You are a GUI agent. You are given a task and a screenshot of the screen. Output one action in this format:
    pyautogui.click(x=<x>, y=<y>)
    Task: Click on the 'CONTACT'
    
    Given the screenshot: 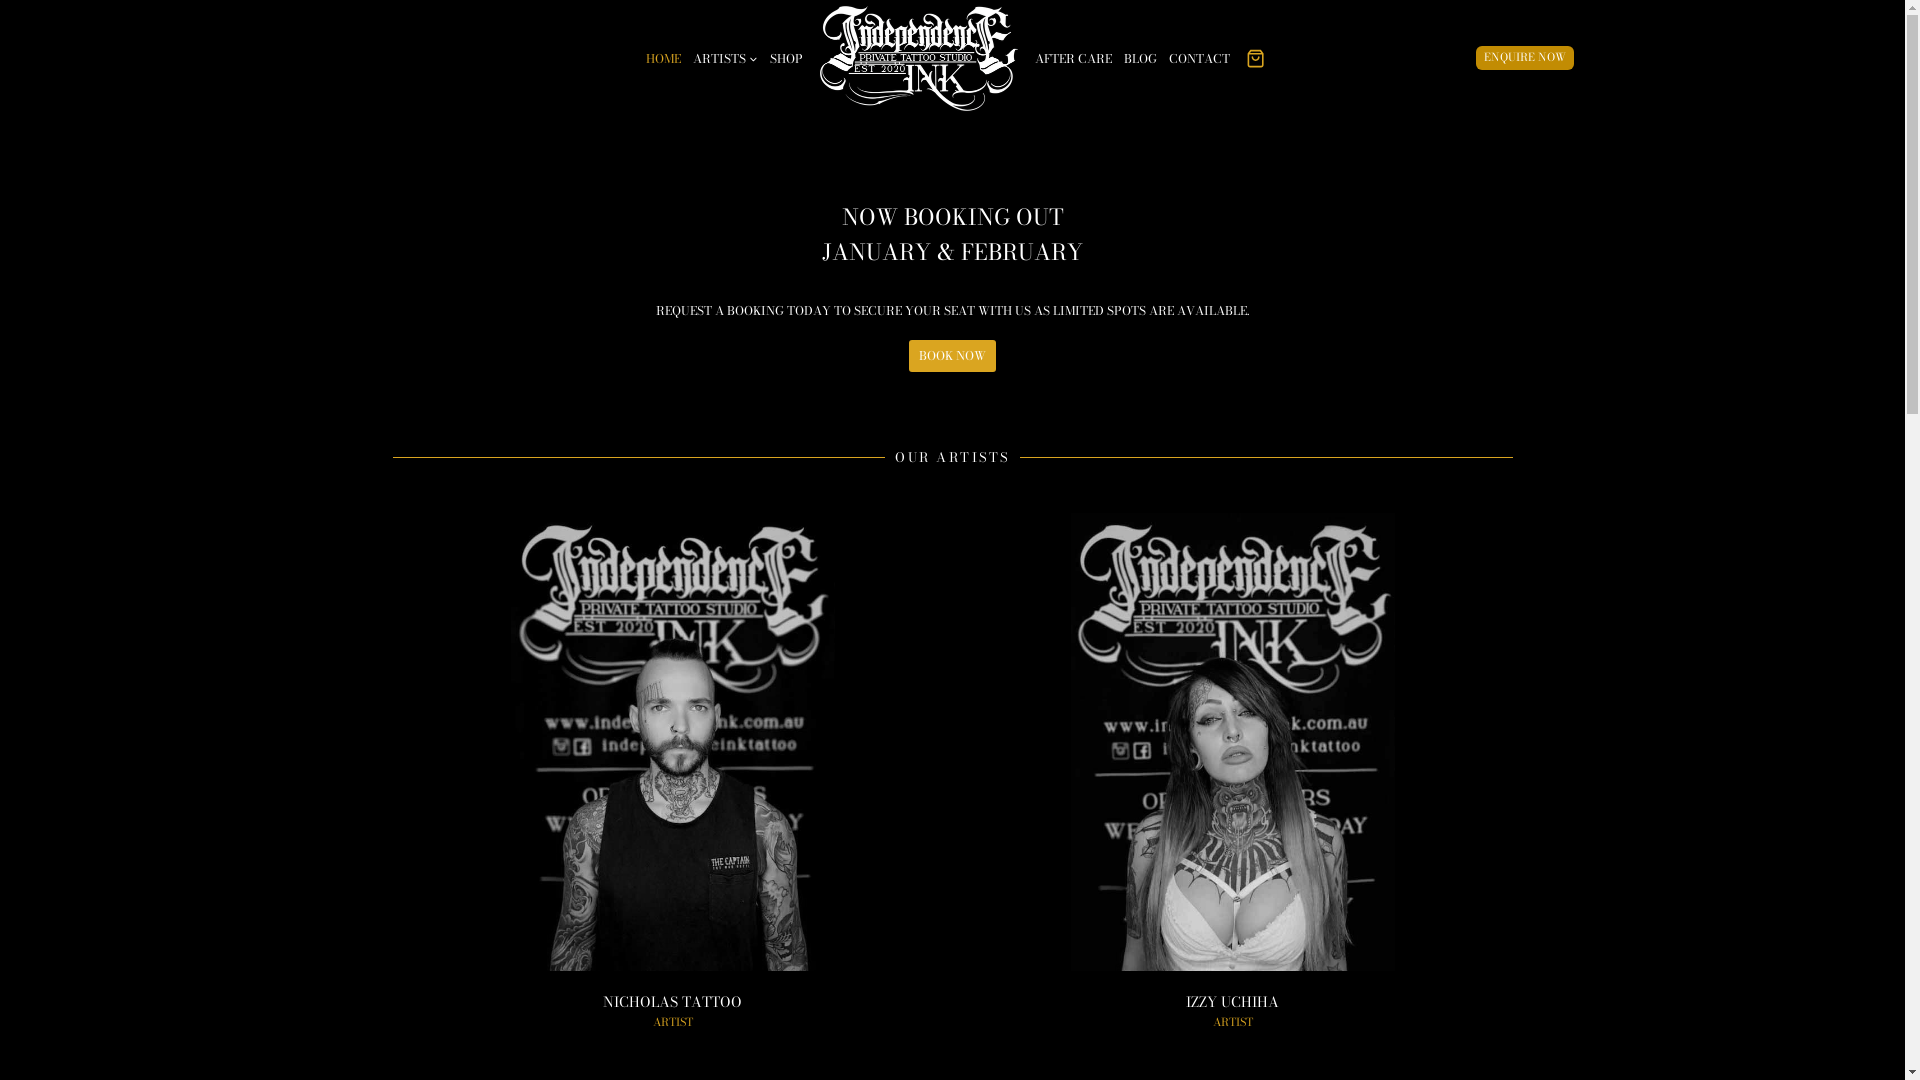 What is the action you would take?
    pyautogui.click(x=1199, y=56)
    